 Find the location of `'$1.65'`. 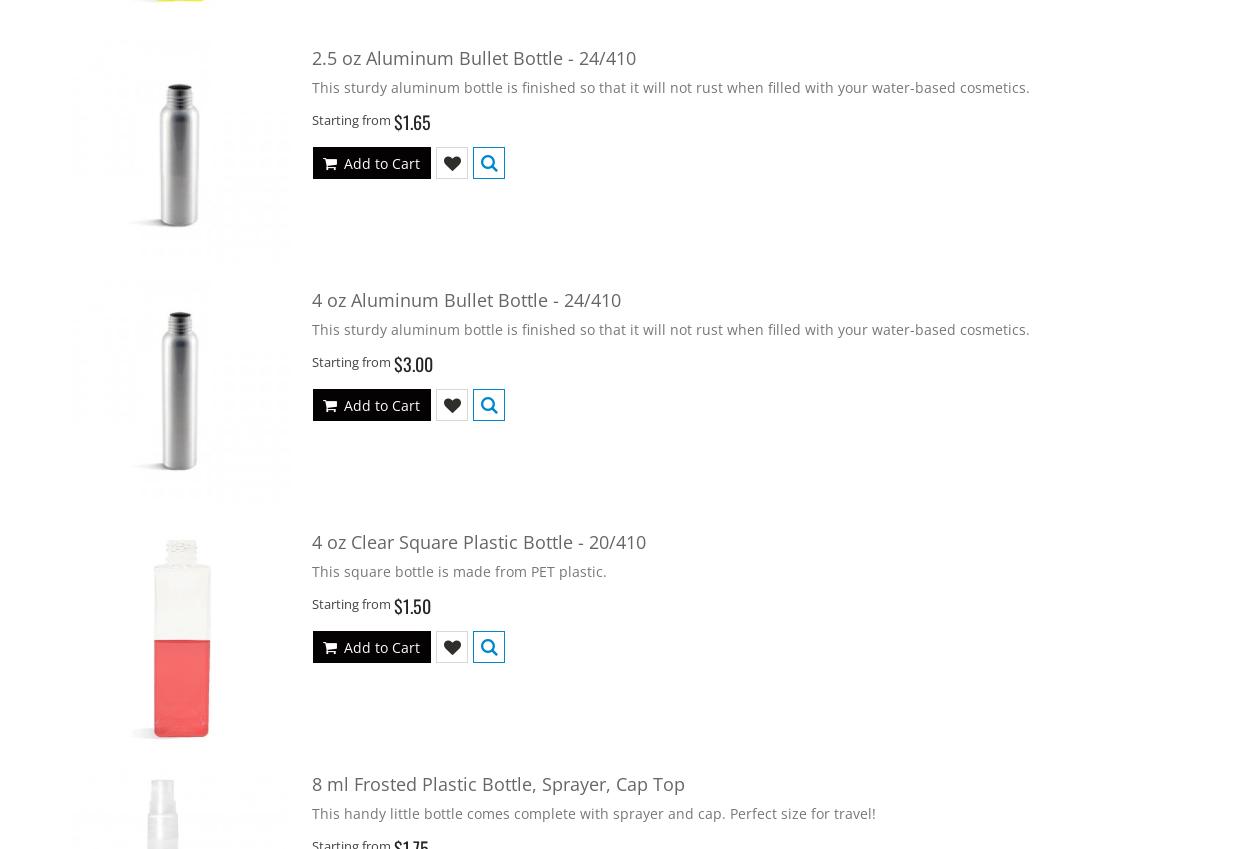

'$1.65' is located at coordinates (412, 119).